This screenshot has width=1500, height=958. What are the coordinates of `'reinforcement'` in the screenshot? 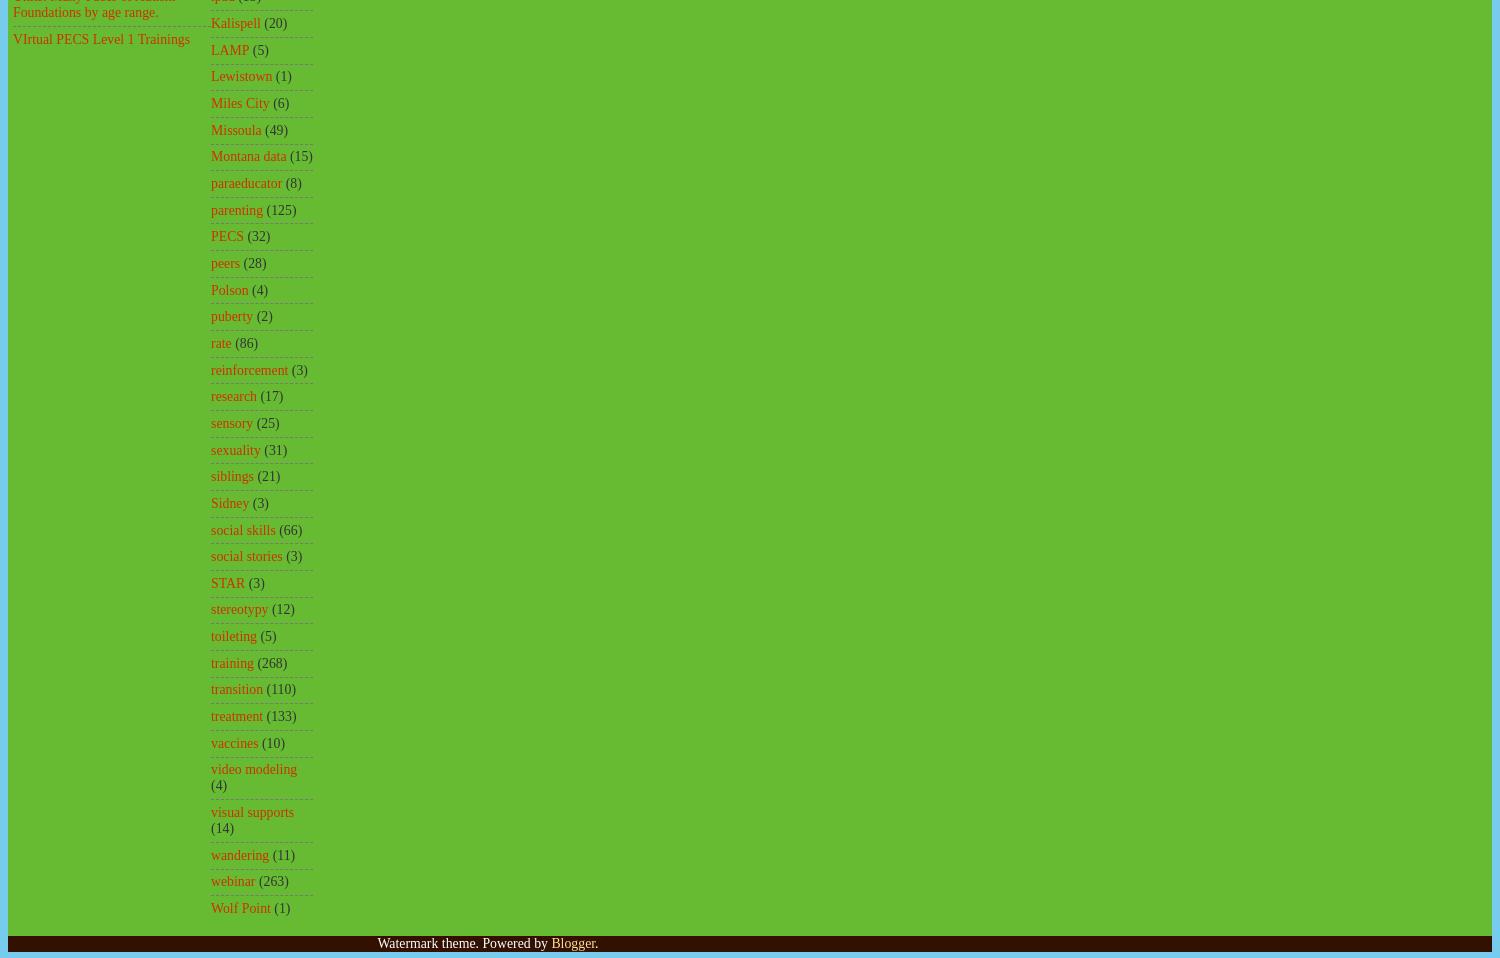 It's located at (248, 368).